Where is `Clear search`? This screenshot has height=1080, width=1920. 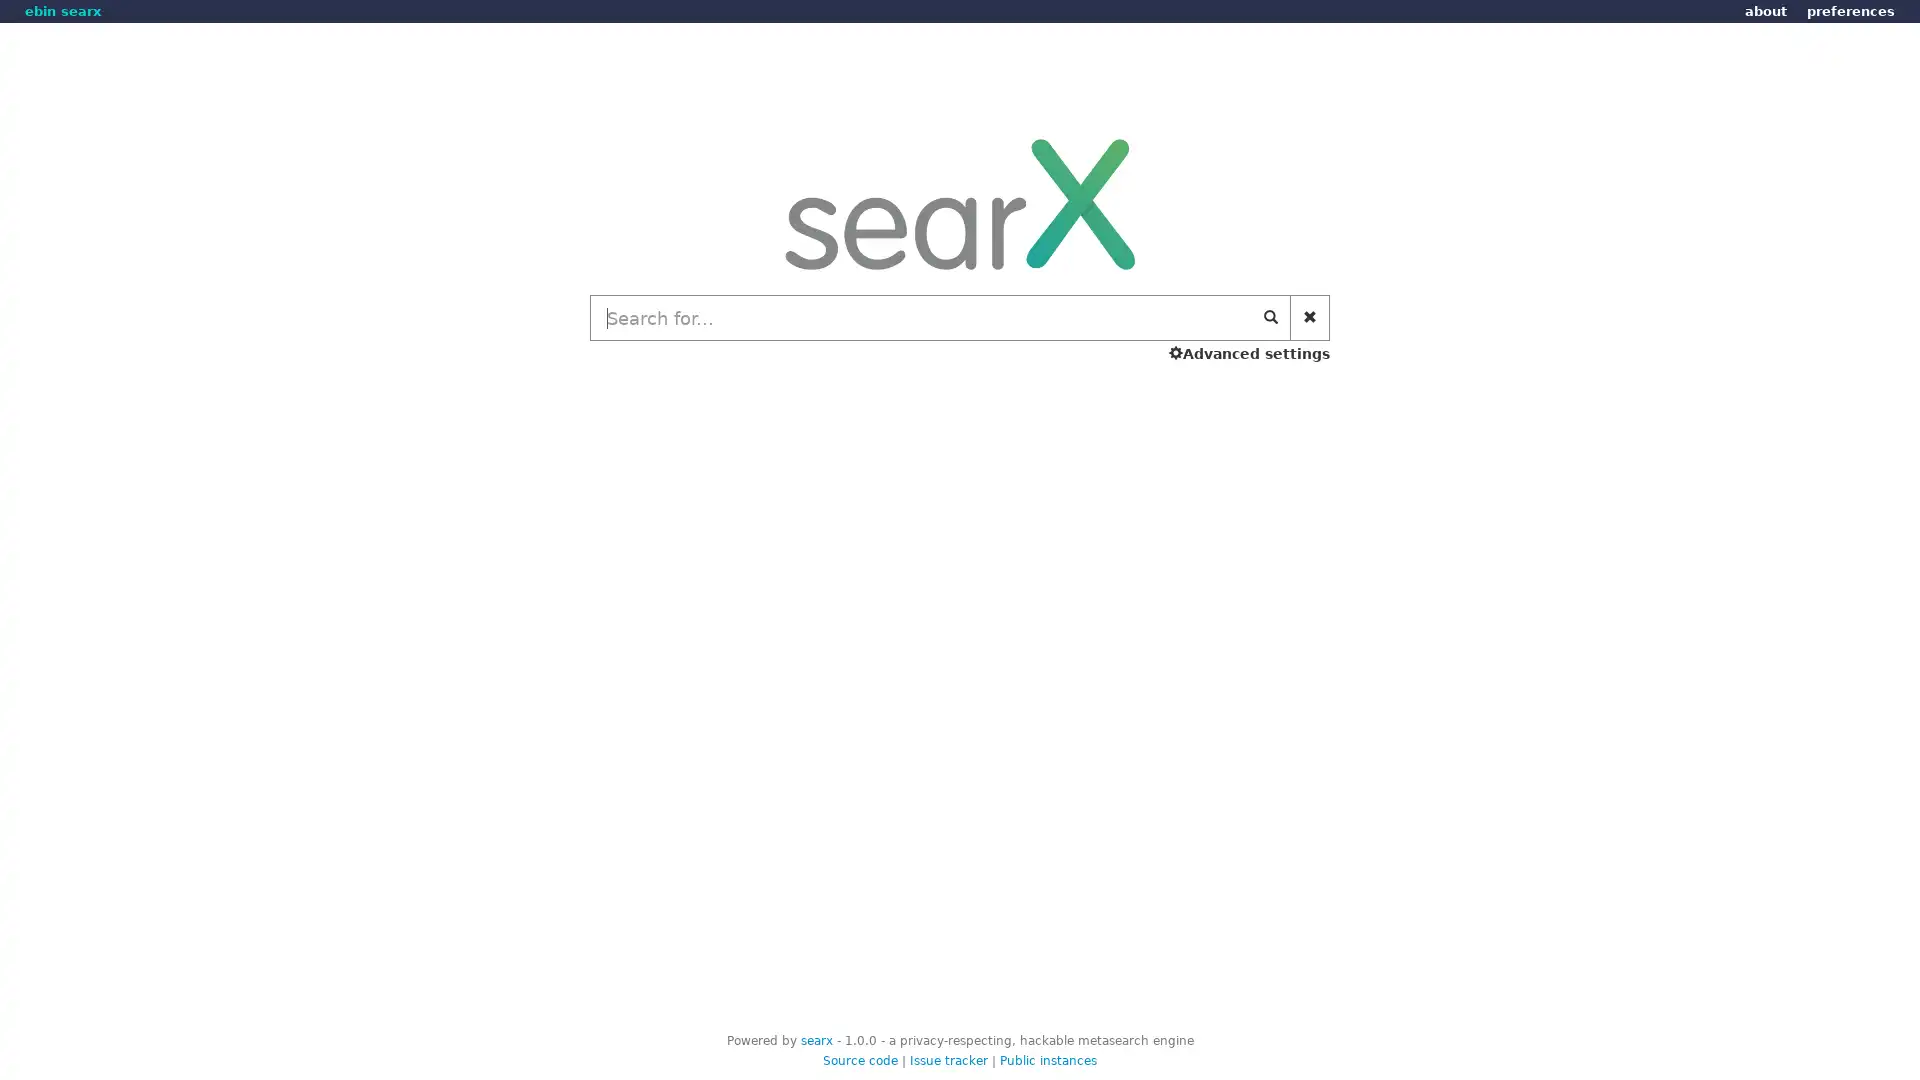 Clear search is located at coordinates (1310, 316).